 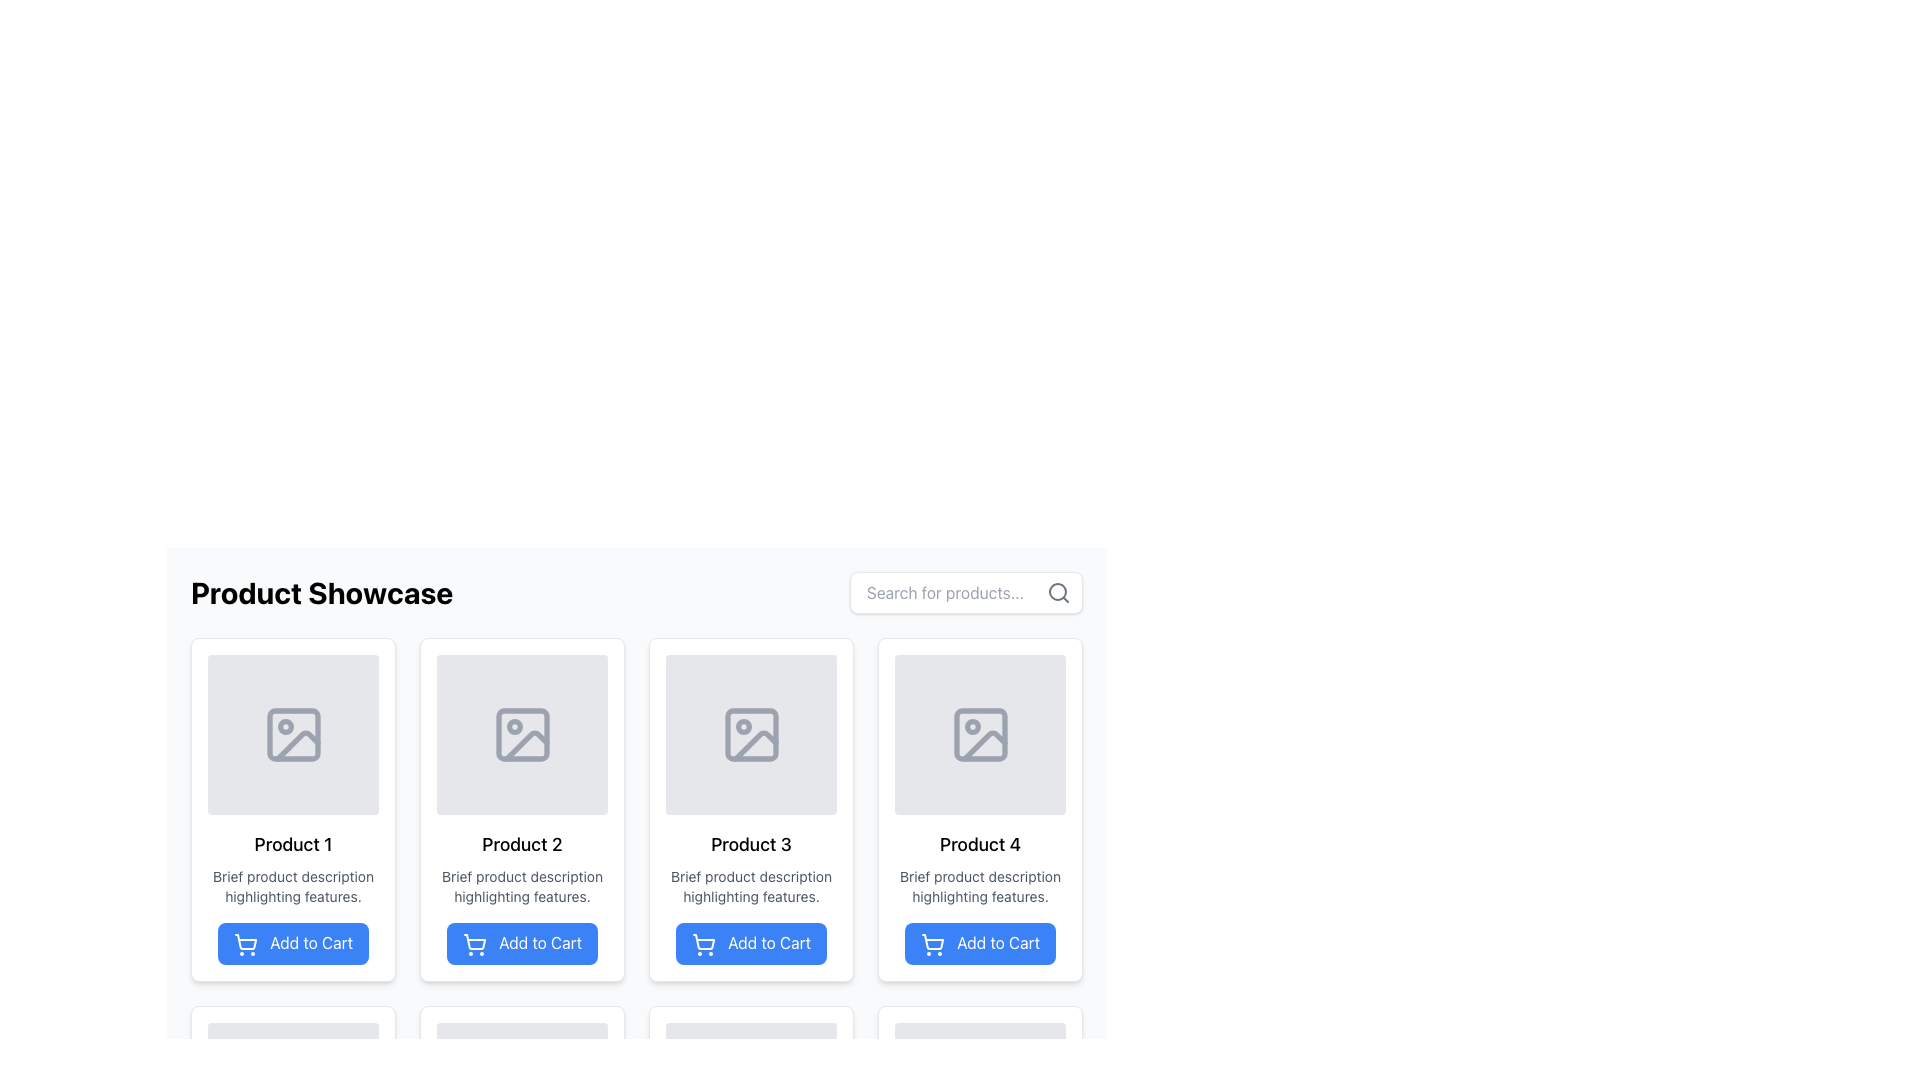 I want to click on the label providing contextual details about the features of 'Product 2', located directly below the 'Product 2' title and above the 'Add to Cart' button, so click(x=522, y=886).